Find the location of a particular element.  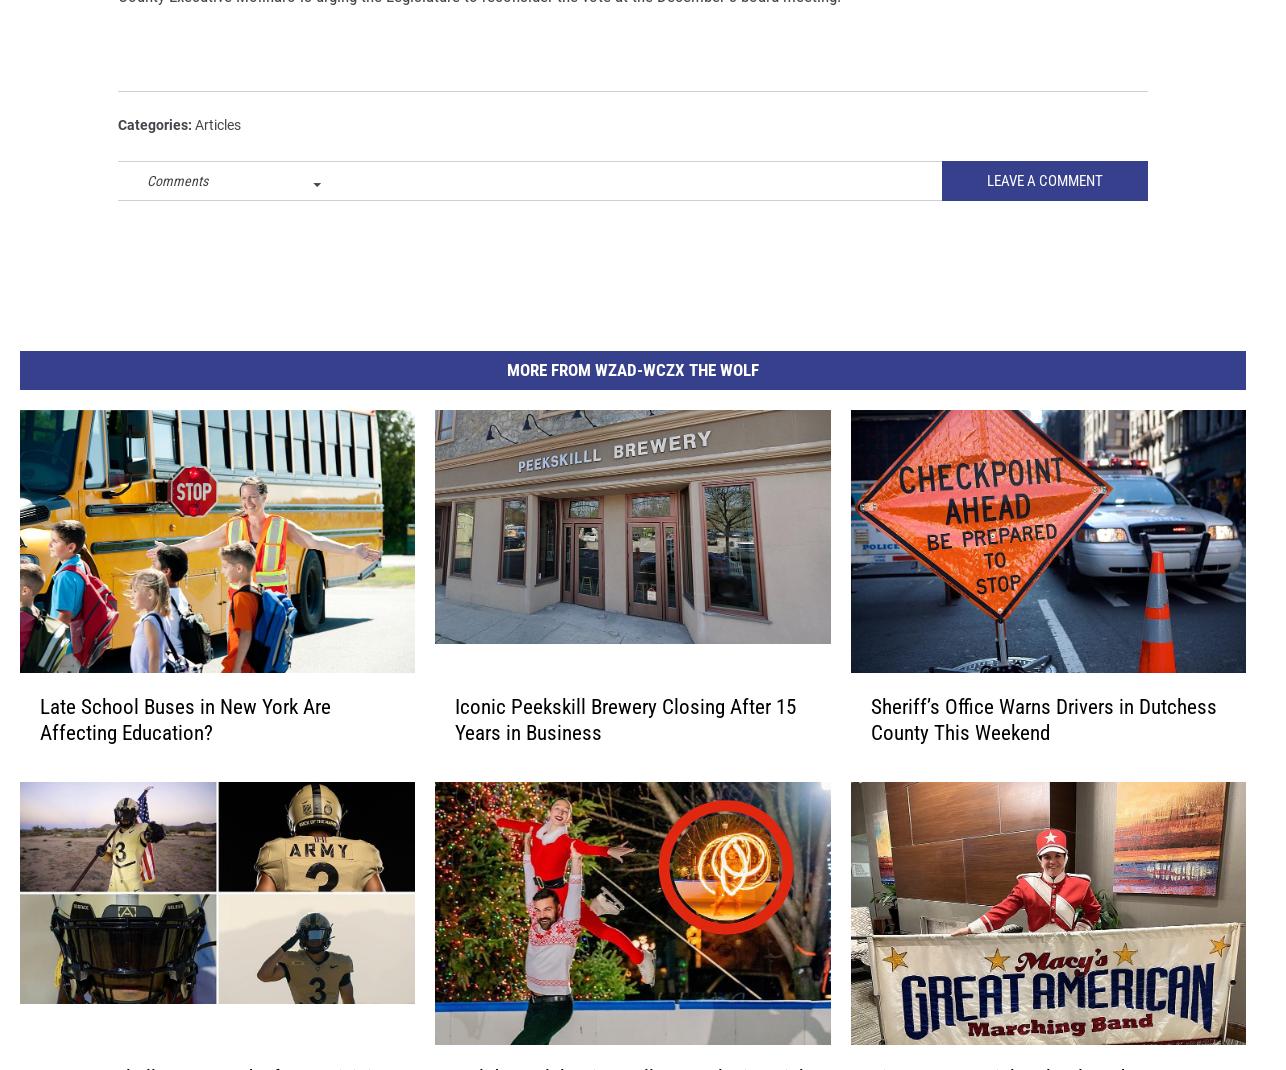

'Categories' is located at coordinates (118, 156).